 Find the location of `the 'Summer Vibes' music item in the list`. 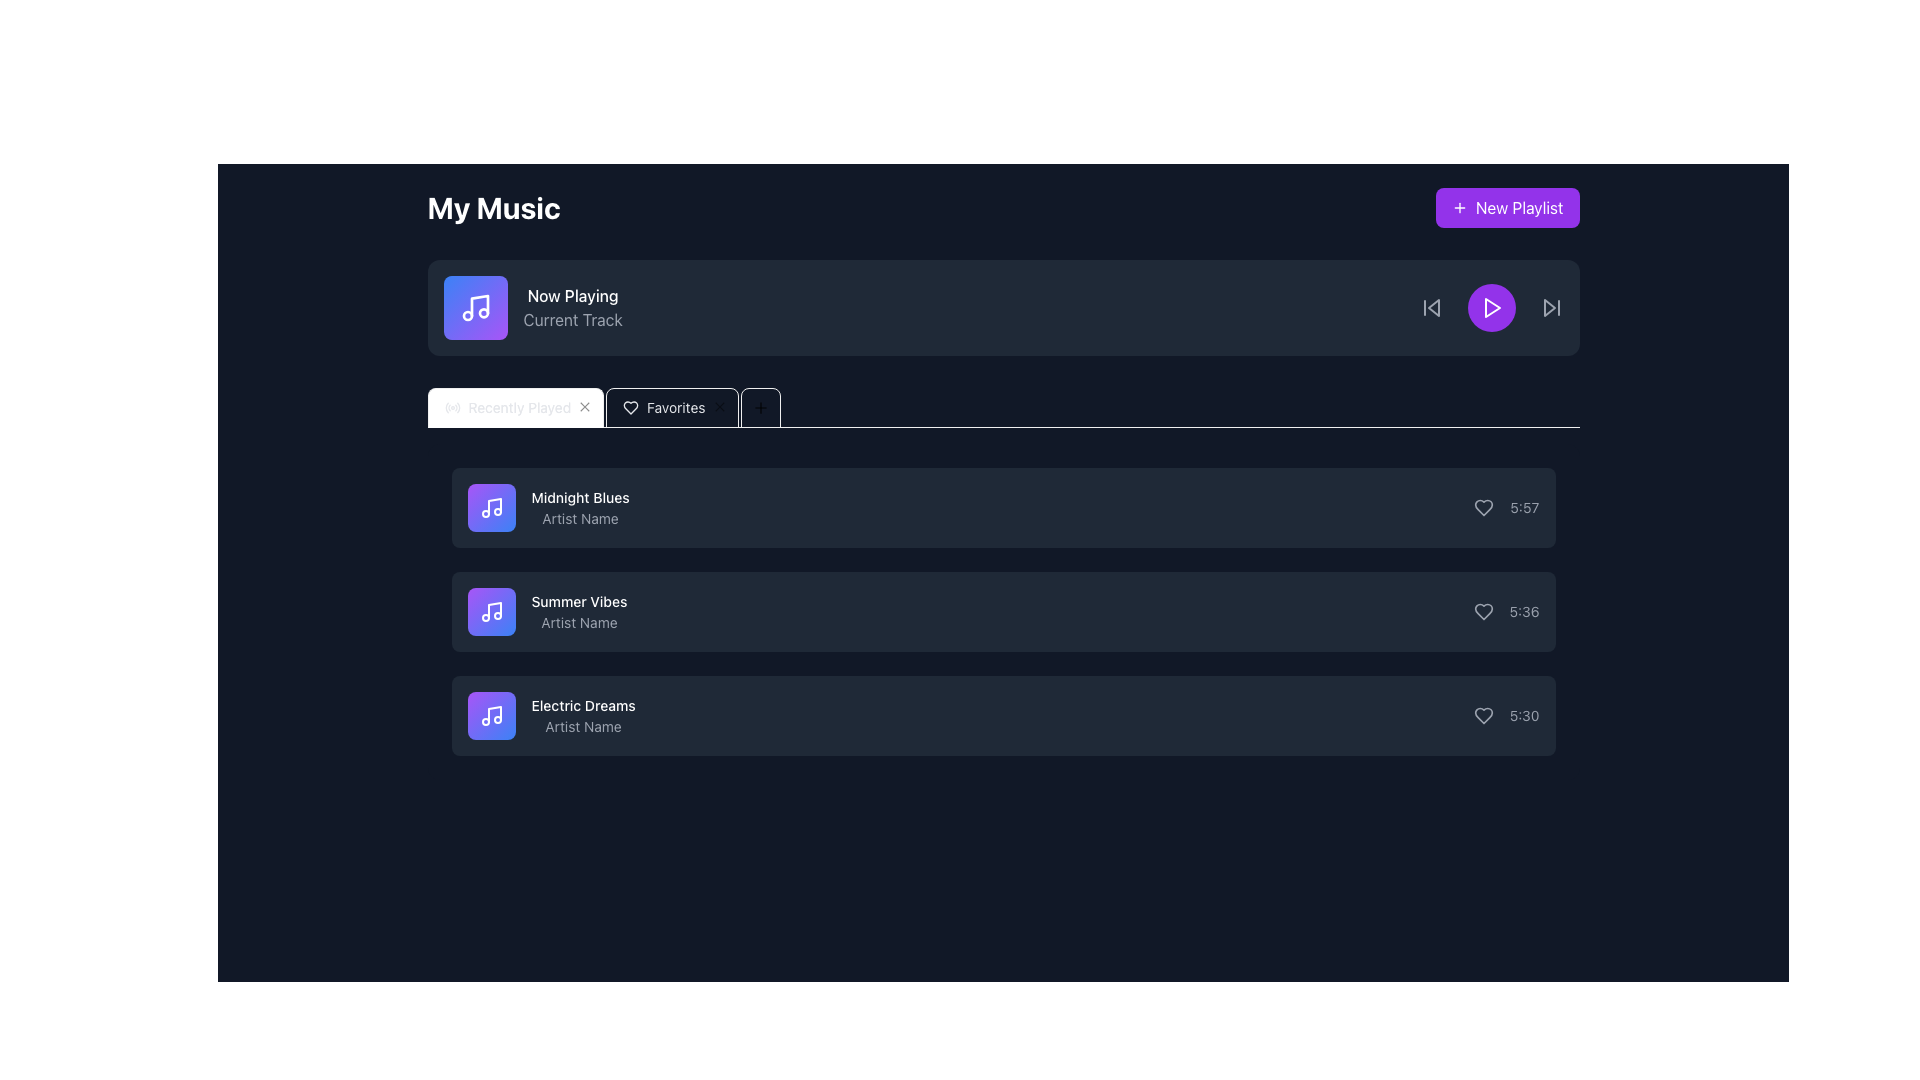

the 'Summer Vibes' music item in the list is located at coordinates (547, 611).